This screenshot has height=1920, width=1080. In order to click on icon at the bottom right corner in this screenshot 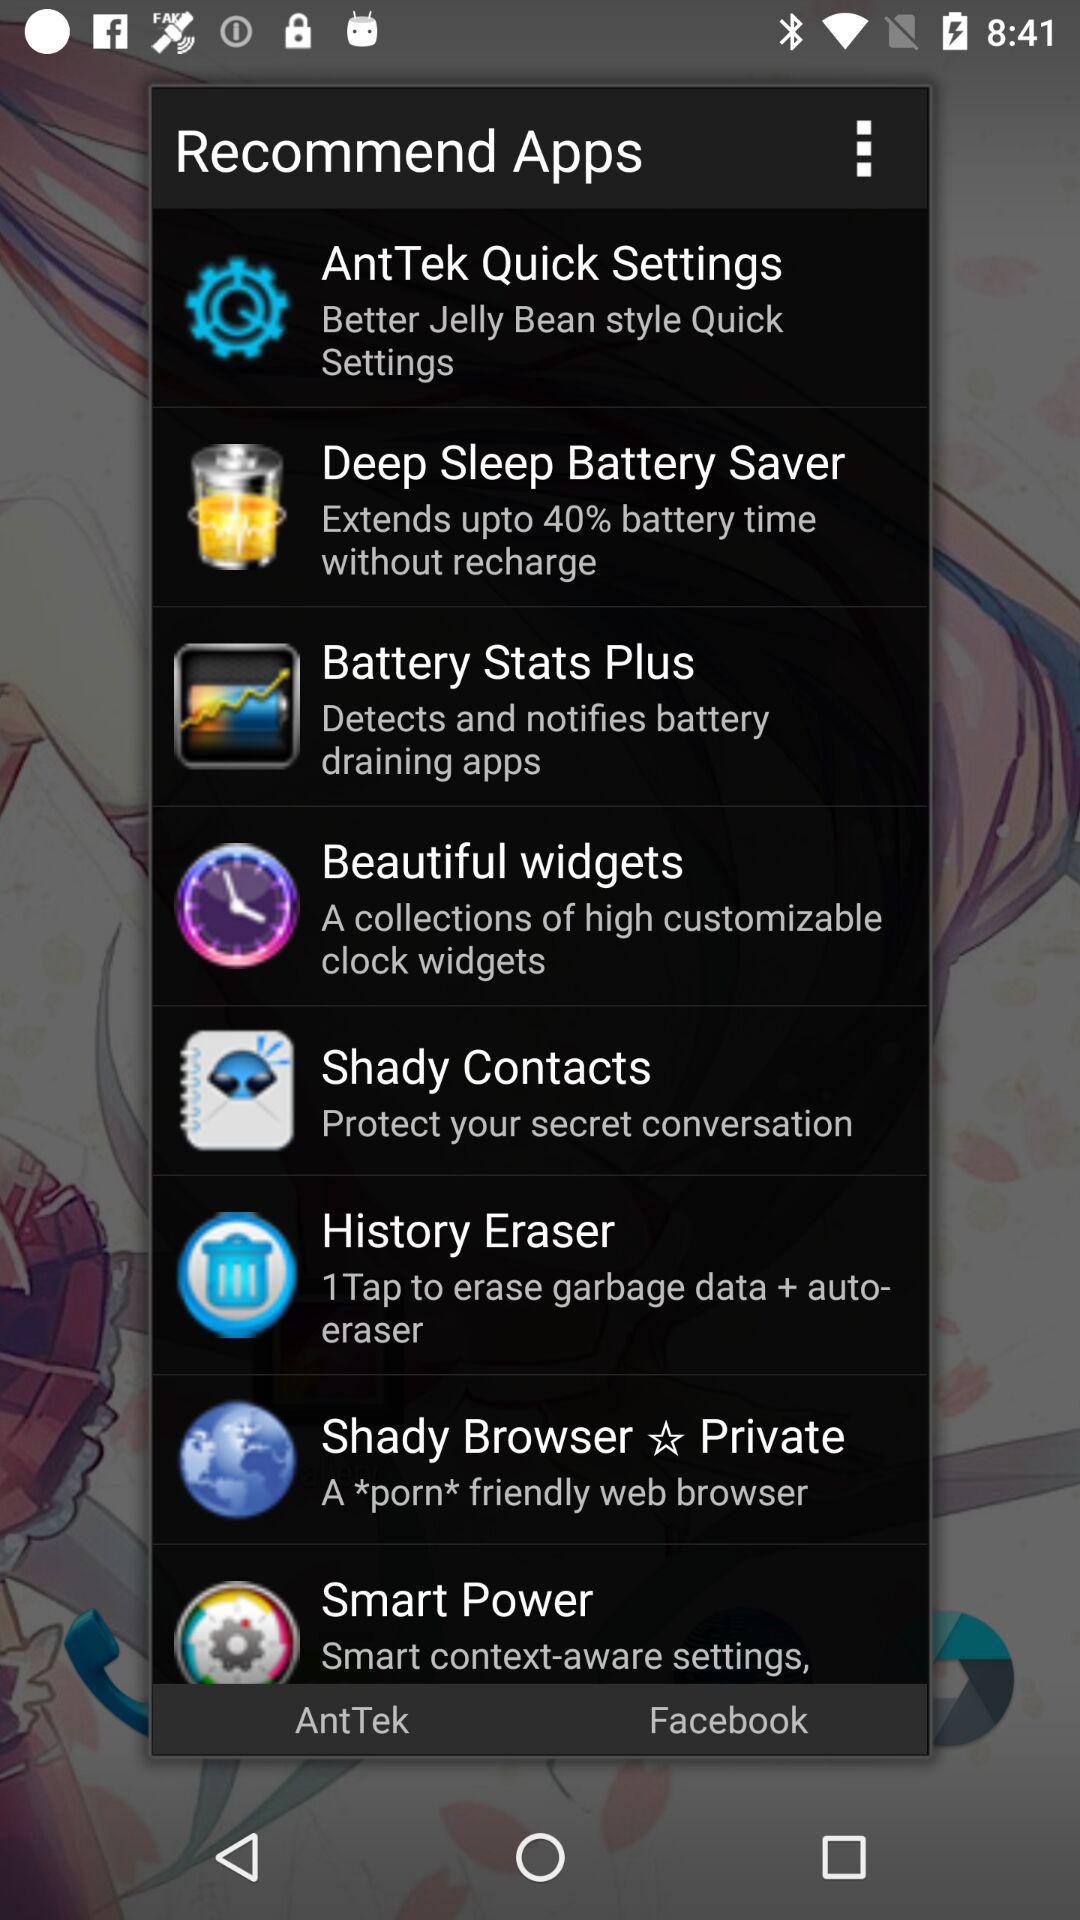, I will do `click(728, 1717)`.